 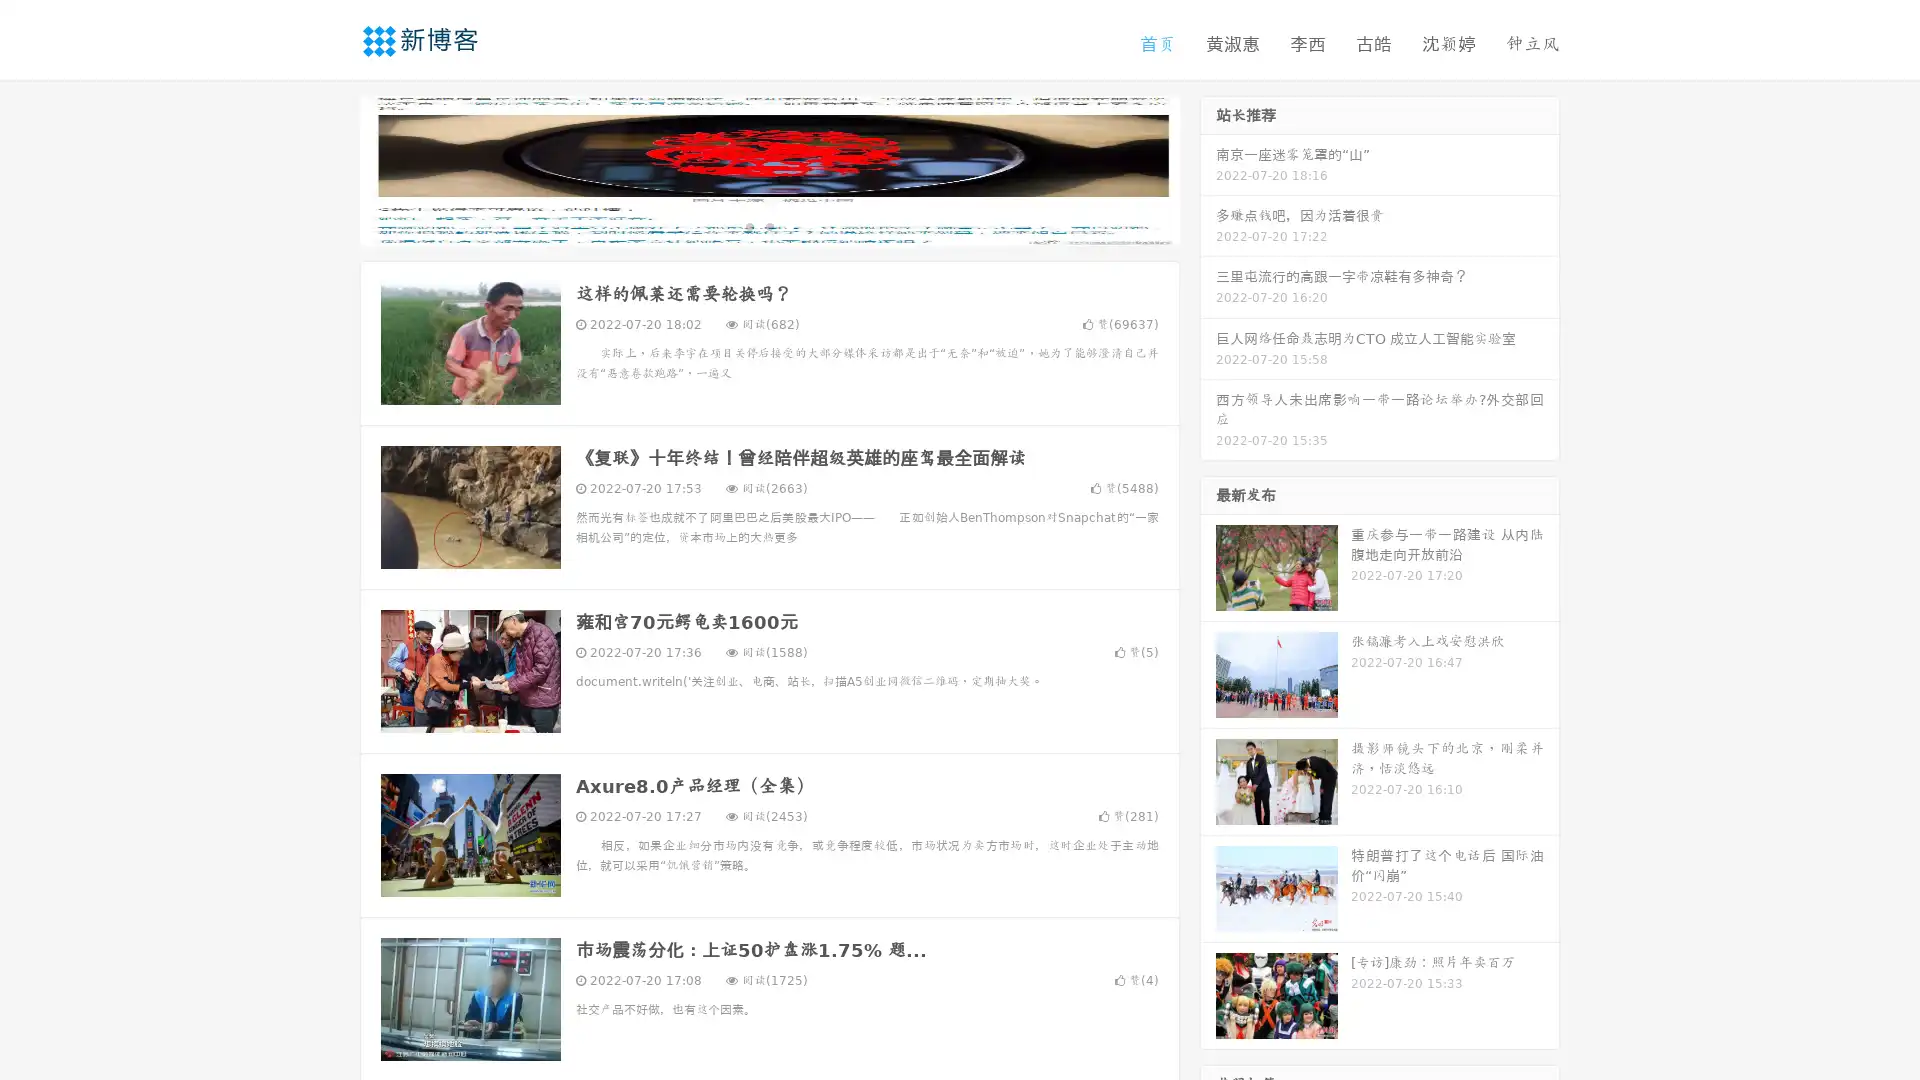 I want to click on Go to slide 3, so click(x=789, y=225).